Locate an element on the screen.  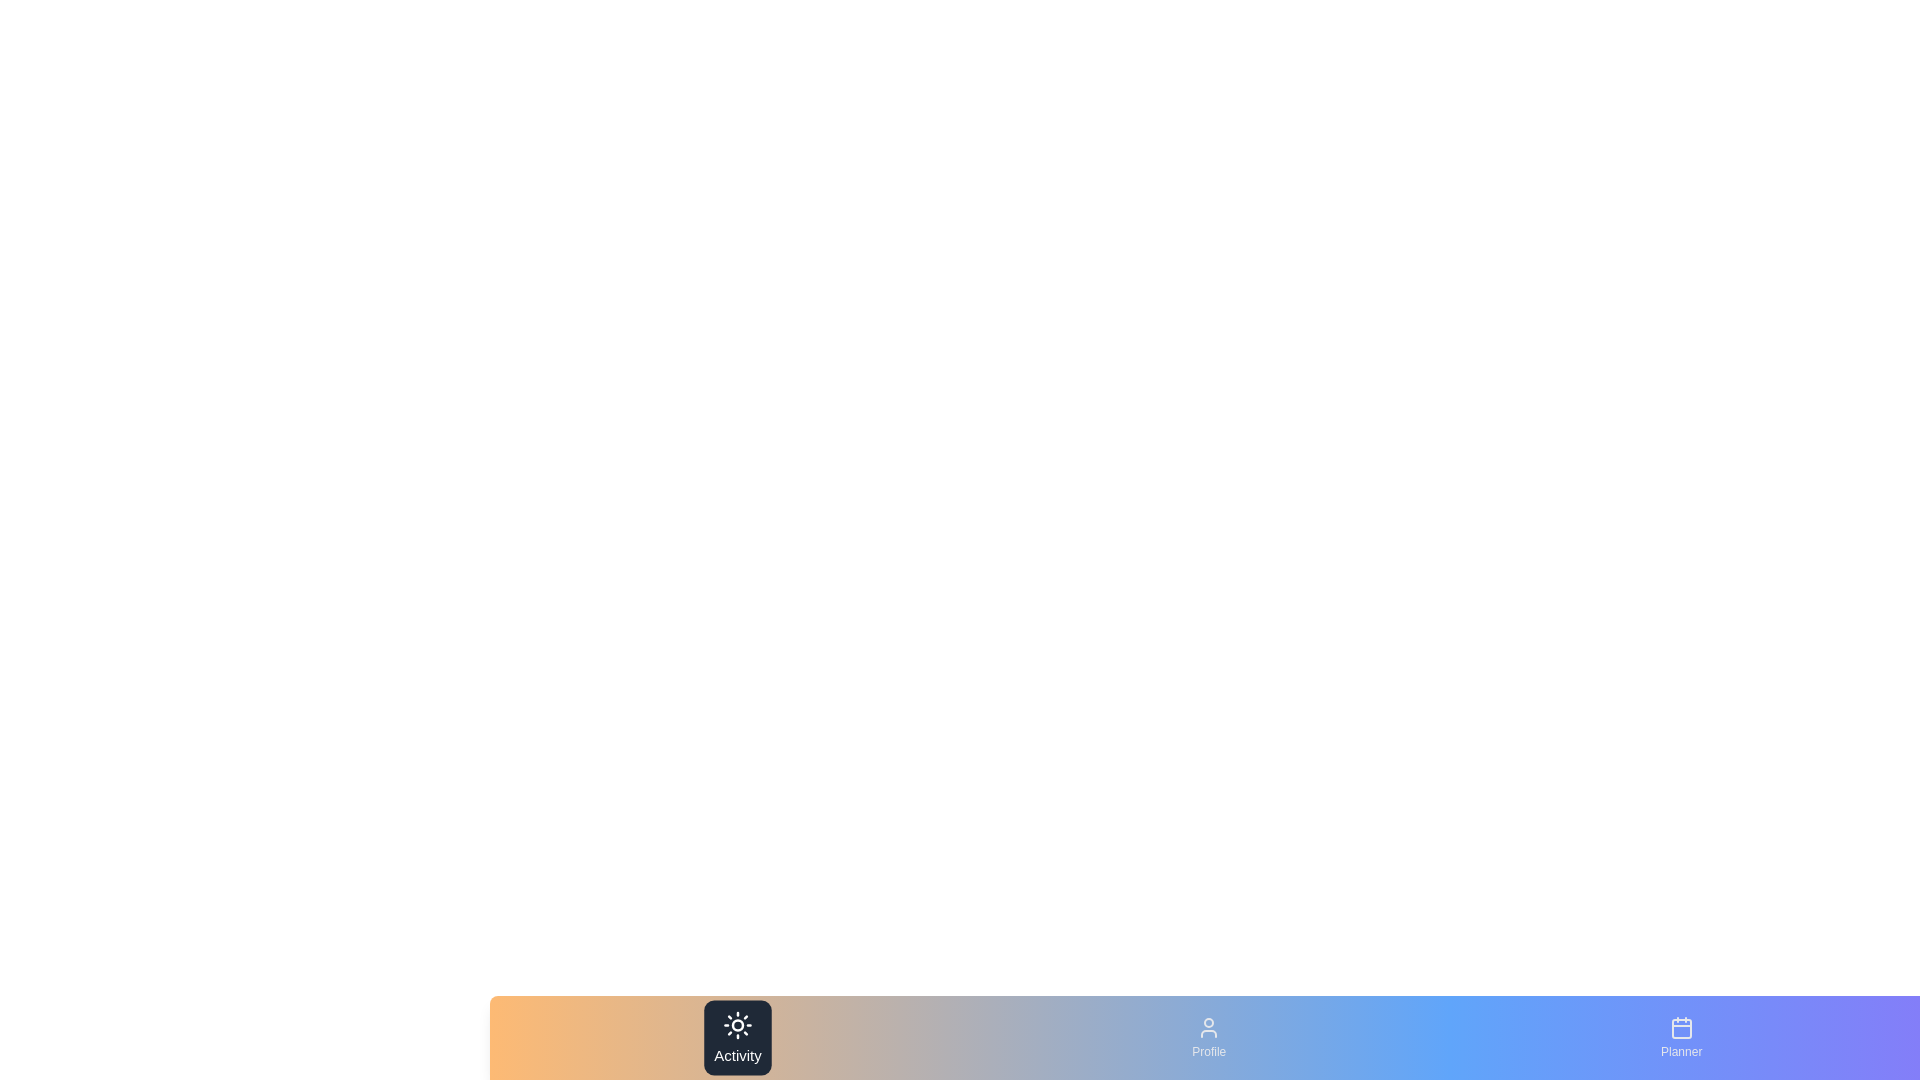
the tab labeled Profile to observe visual feedback is located at coordinates (1208, 1036).